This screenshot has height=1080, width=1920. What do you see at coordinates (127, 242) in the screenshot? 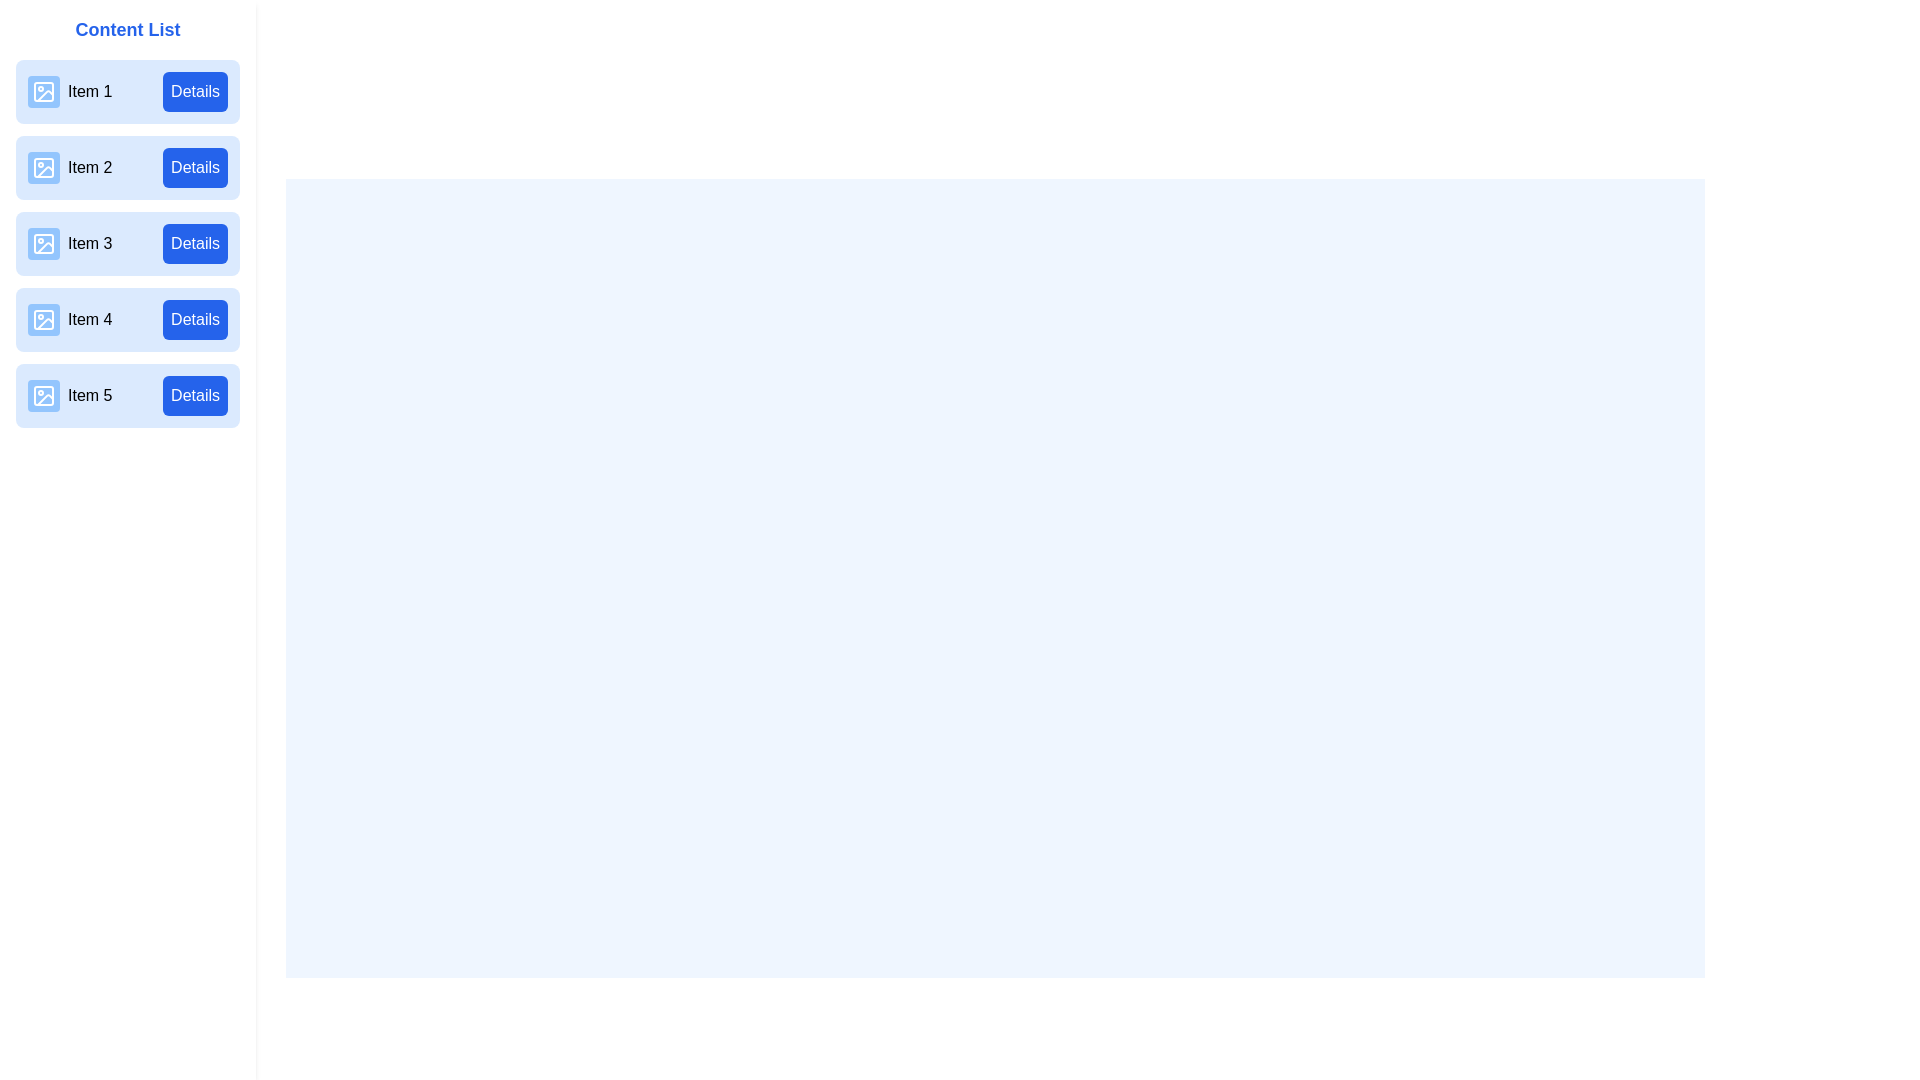
I see `the third item` at bounding box center [127, 242].